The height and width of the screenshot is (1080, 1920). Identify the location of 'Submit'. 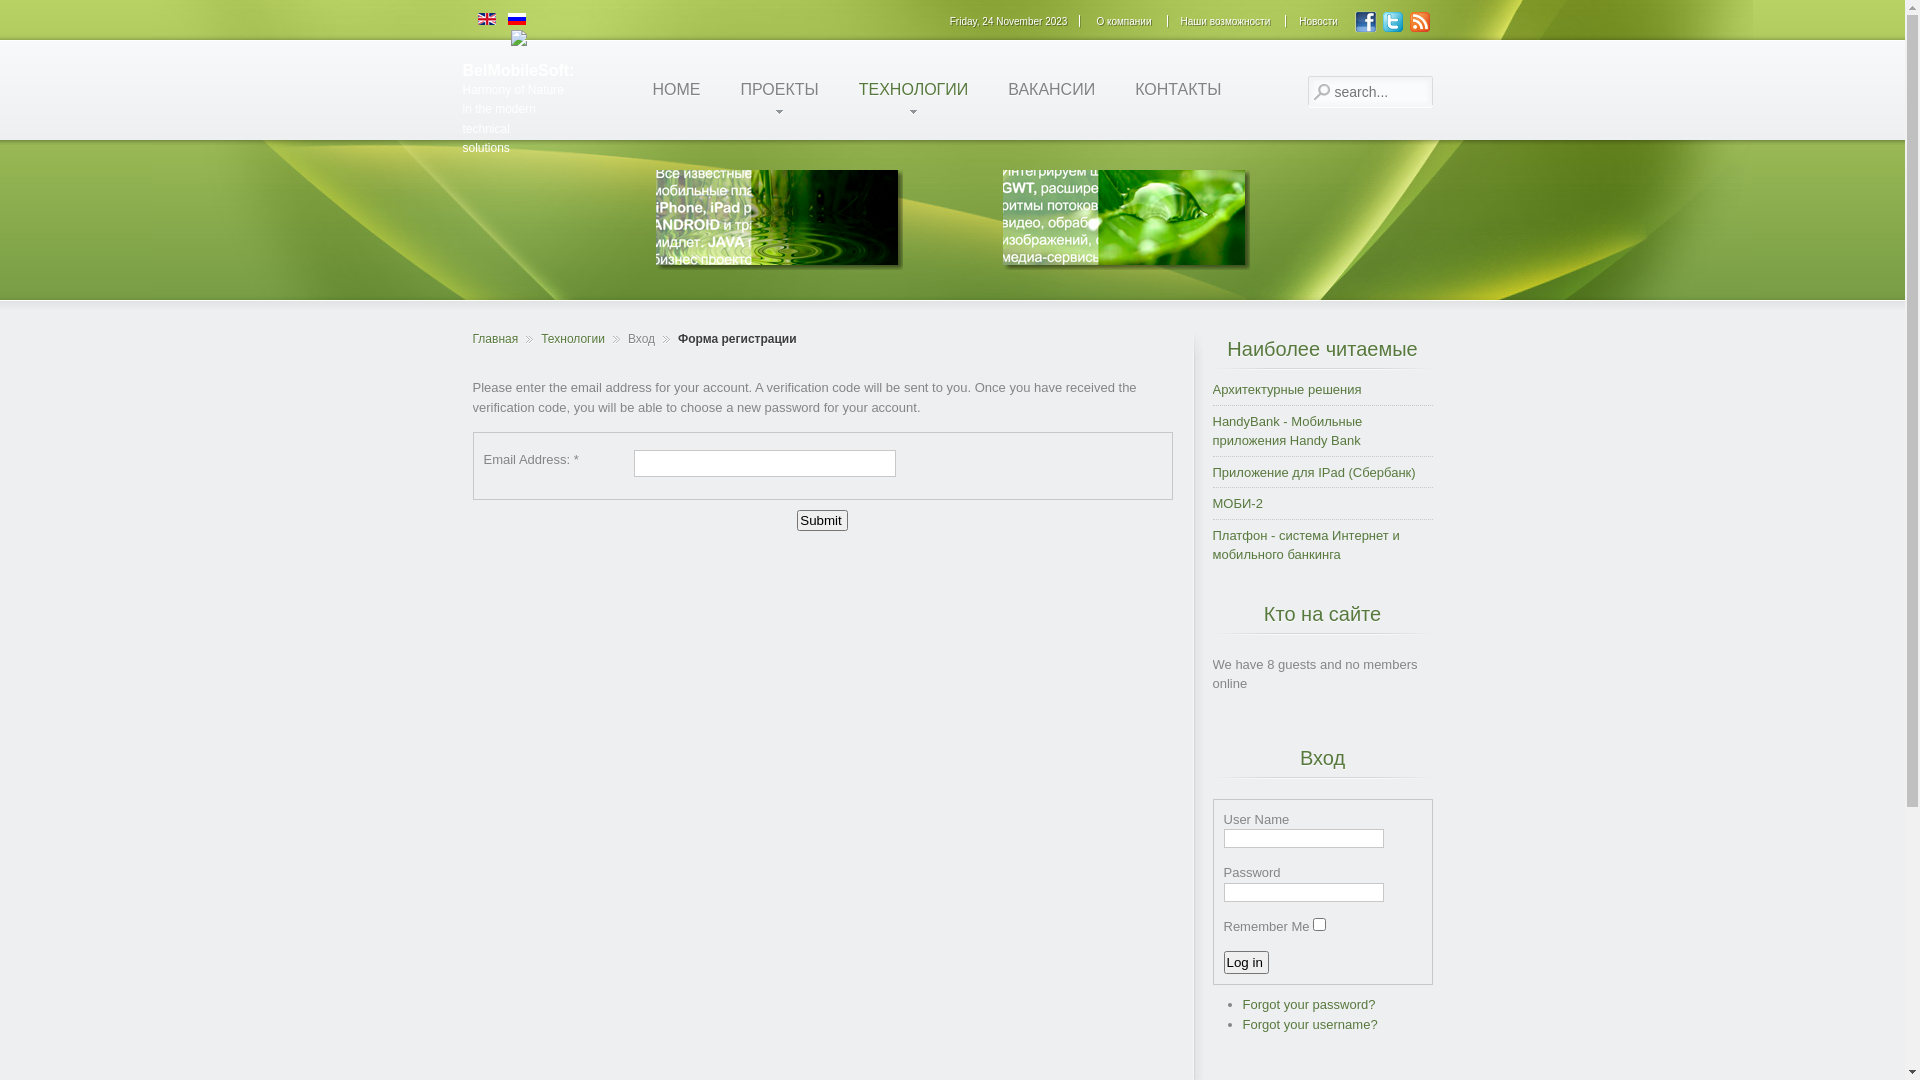
(821, 519).